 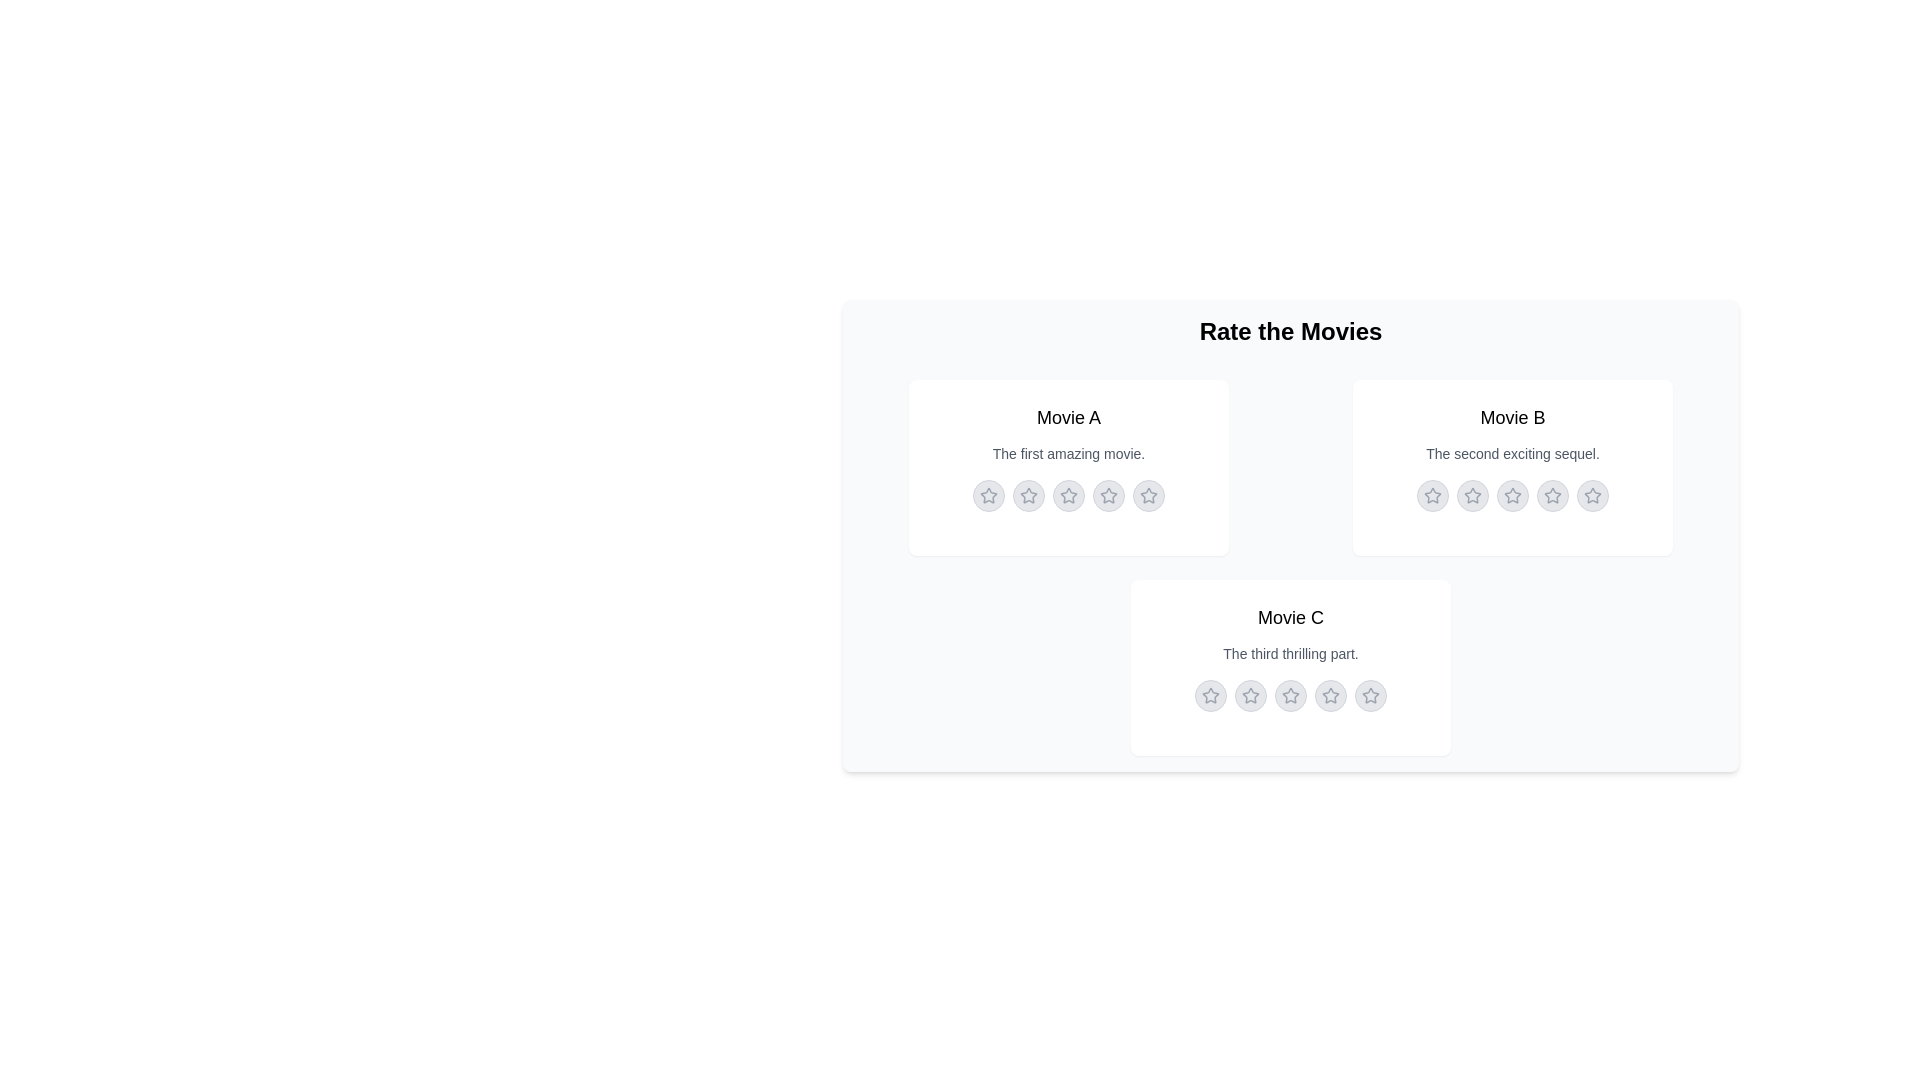 I want to click on the fifth star icon in the rating control for 'Movie C', so click(x=1370, y=694).